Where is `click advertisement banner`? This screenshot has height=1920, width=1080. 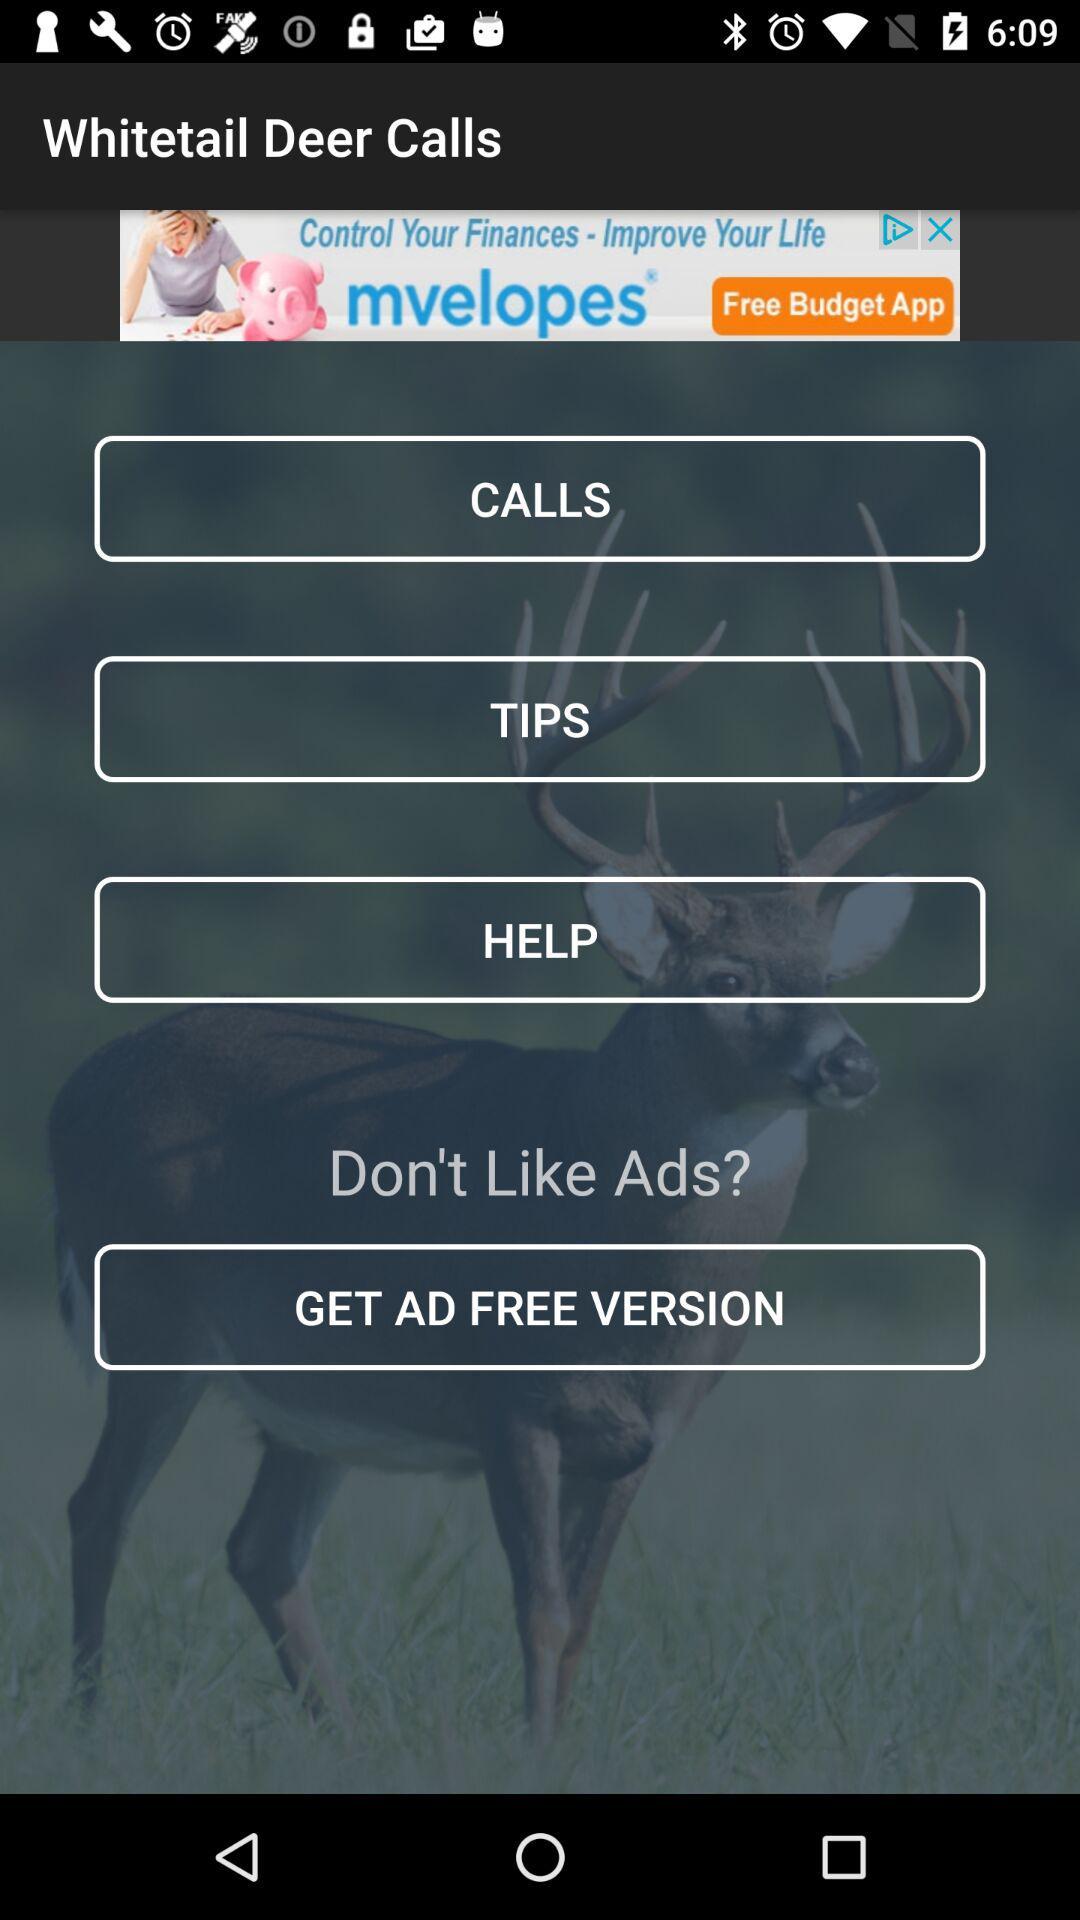 click advertisement banner is located at coordinates (540, 274).